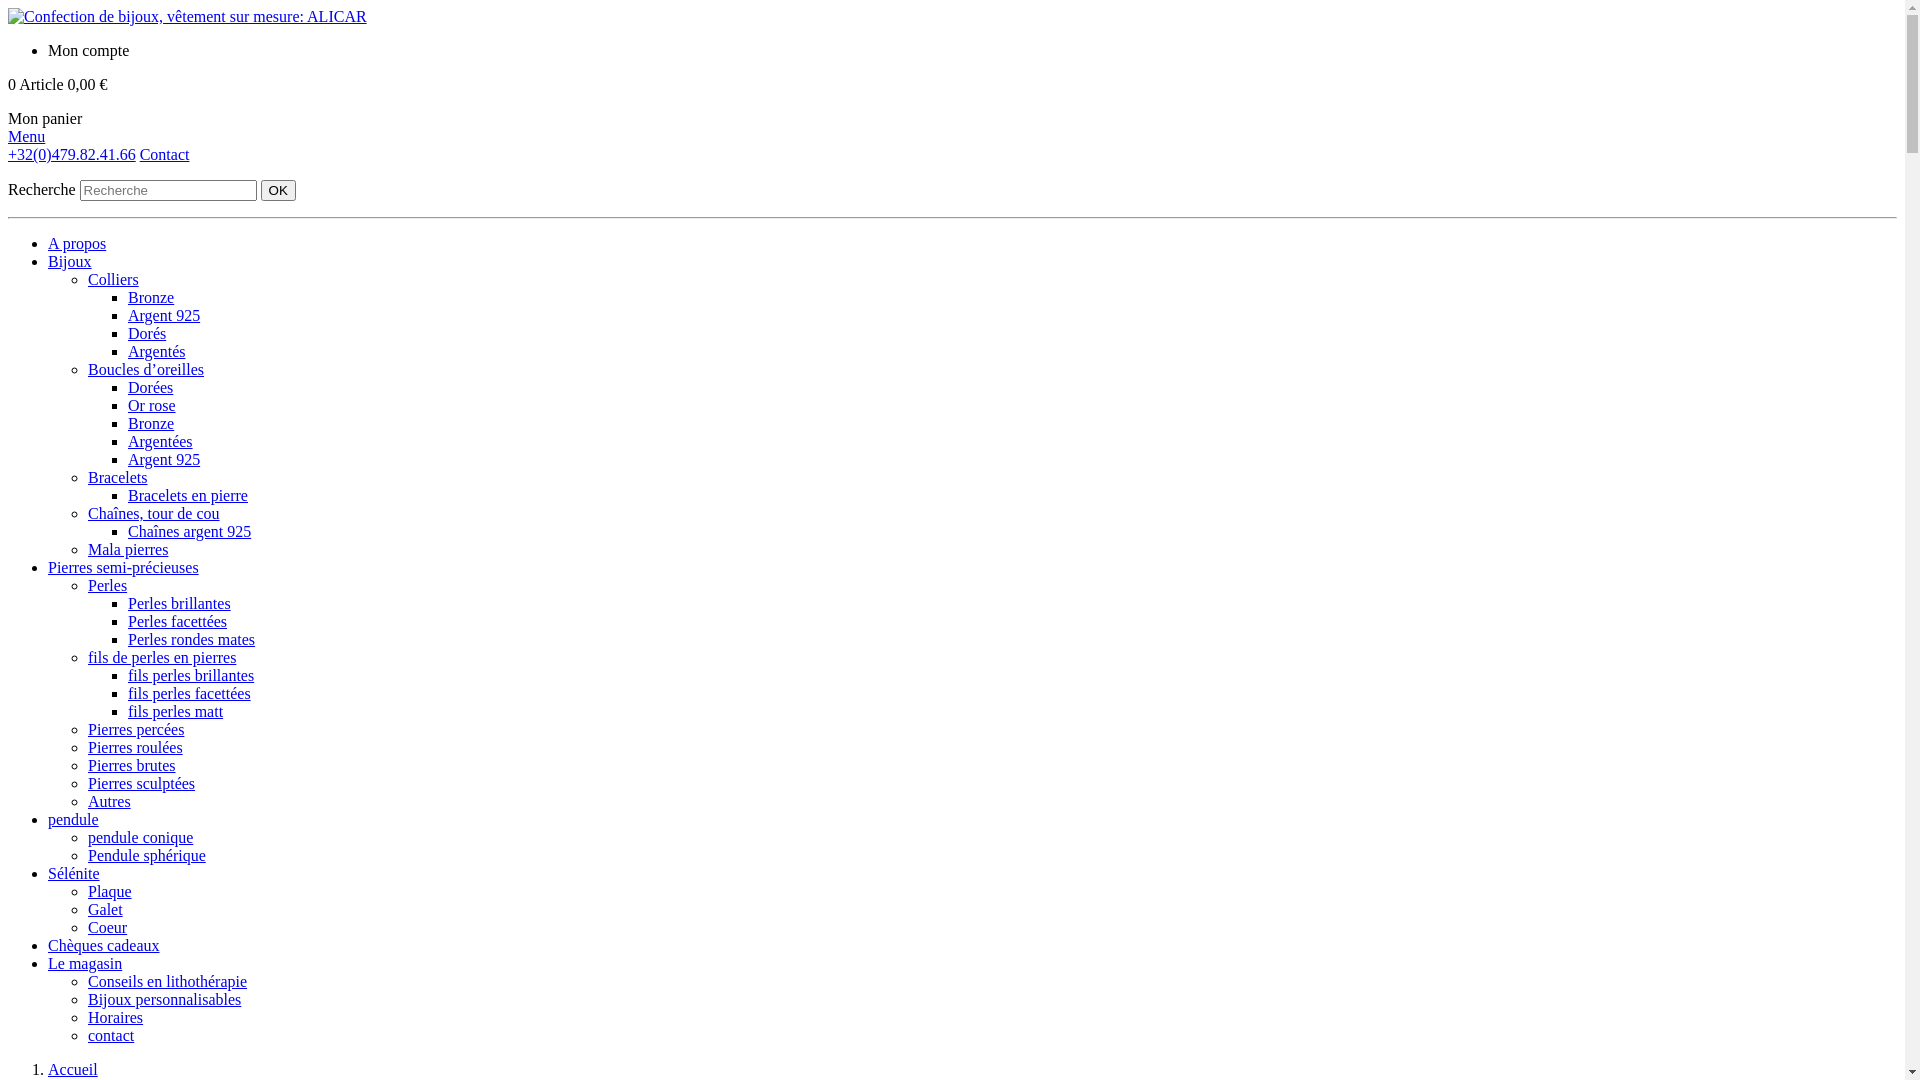 Image resolution: width=1920 pixels, height=1080 pixels. I want to click on 'Horaires', so click(114, 1017).